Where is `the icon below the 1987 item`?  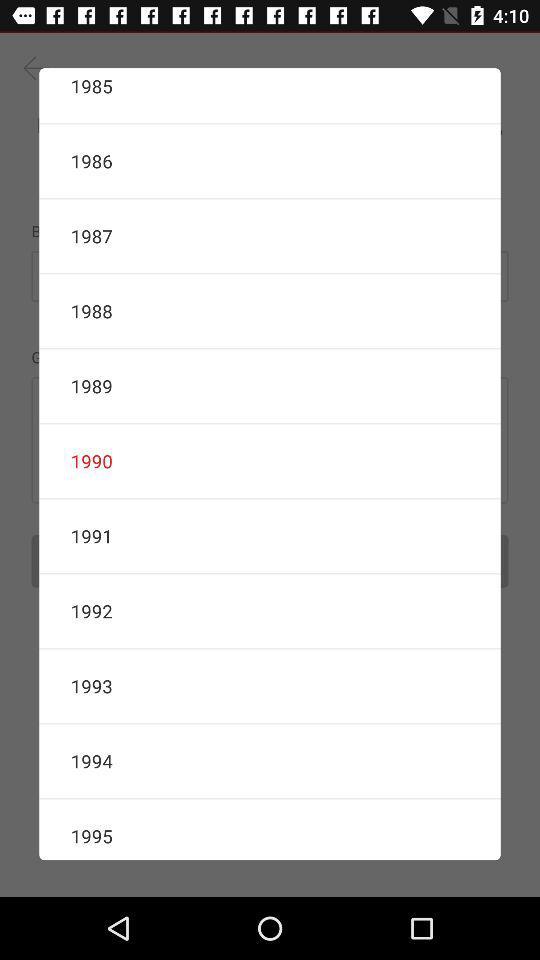 the icon below the 1987 item is located at coordinates (270, 311).